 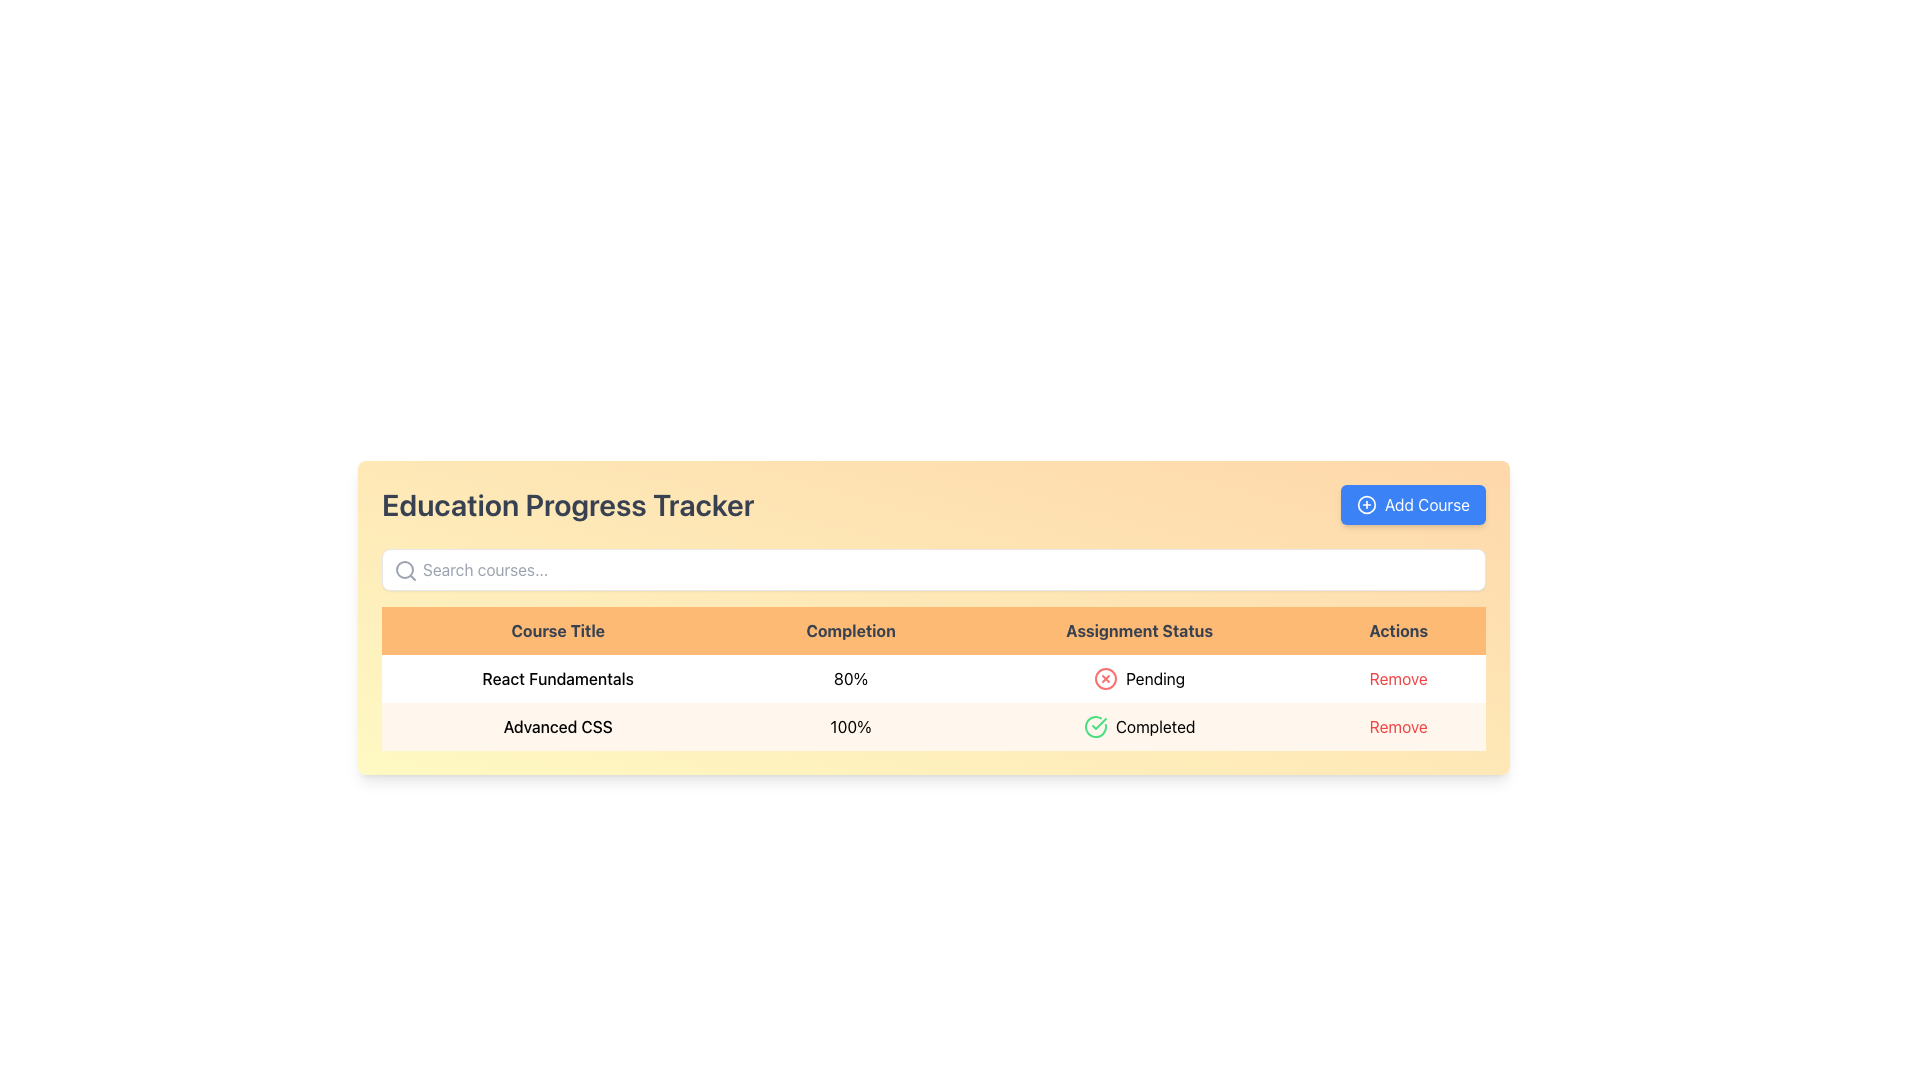 I want to click on the 'Advanced CSS' text label, which is a medium-weight font label located in the second row of the course table under the 'Course Title' column, so click(x=558, y=726).